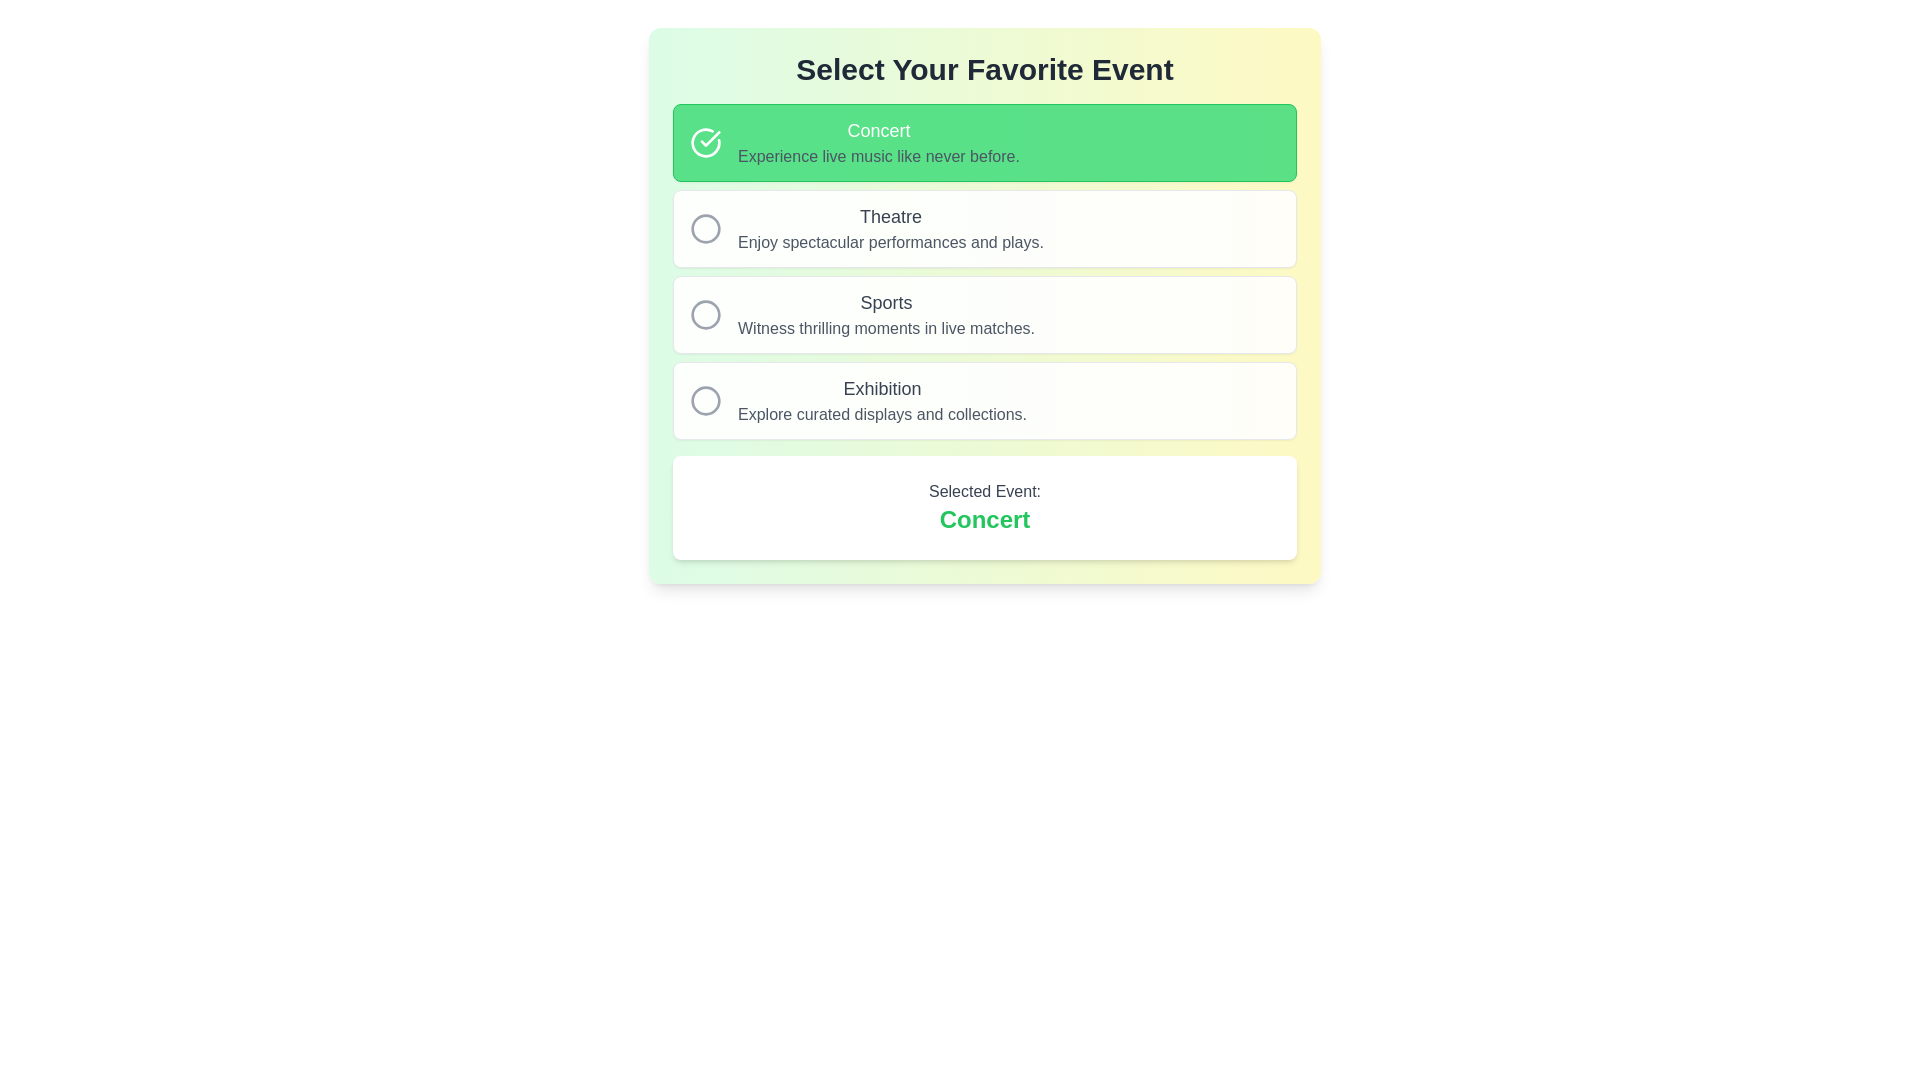 The width and height of the screenshot is (1920, 1080). I want to click on the text label displaying 'Witness thrilling moments in live matches.' which is located under the 'Sports' header in the selection list, so click(885, 327).